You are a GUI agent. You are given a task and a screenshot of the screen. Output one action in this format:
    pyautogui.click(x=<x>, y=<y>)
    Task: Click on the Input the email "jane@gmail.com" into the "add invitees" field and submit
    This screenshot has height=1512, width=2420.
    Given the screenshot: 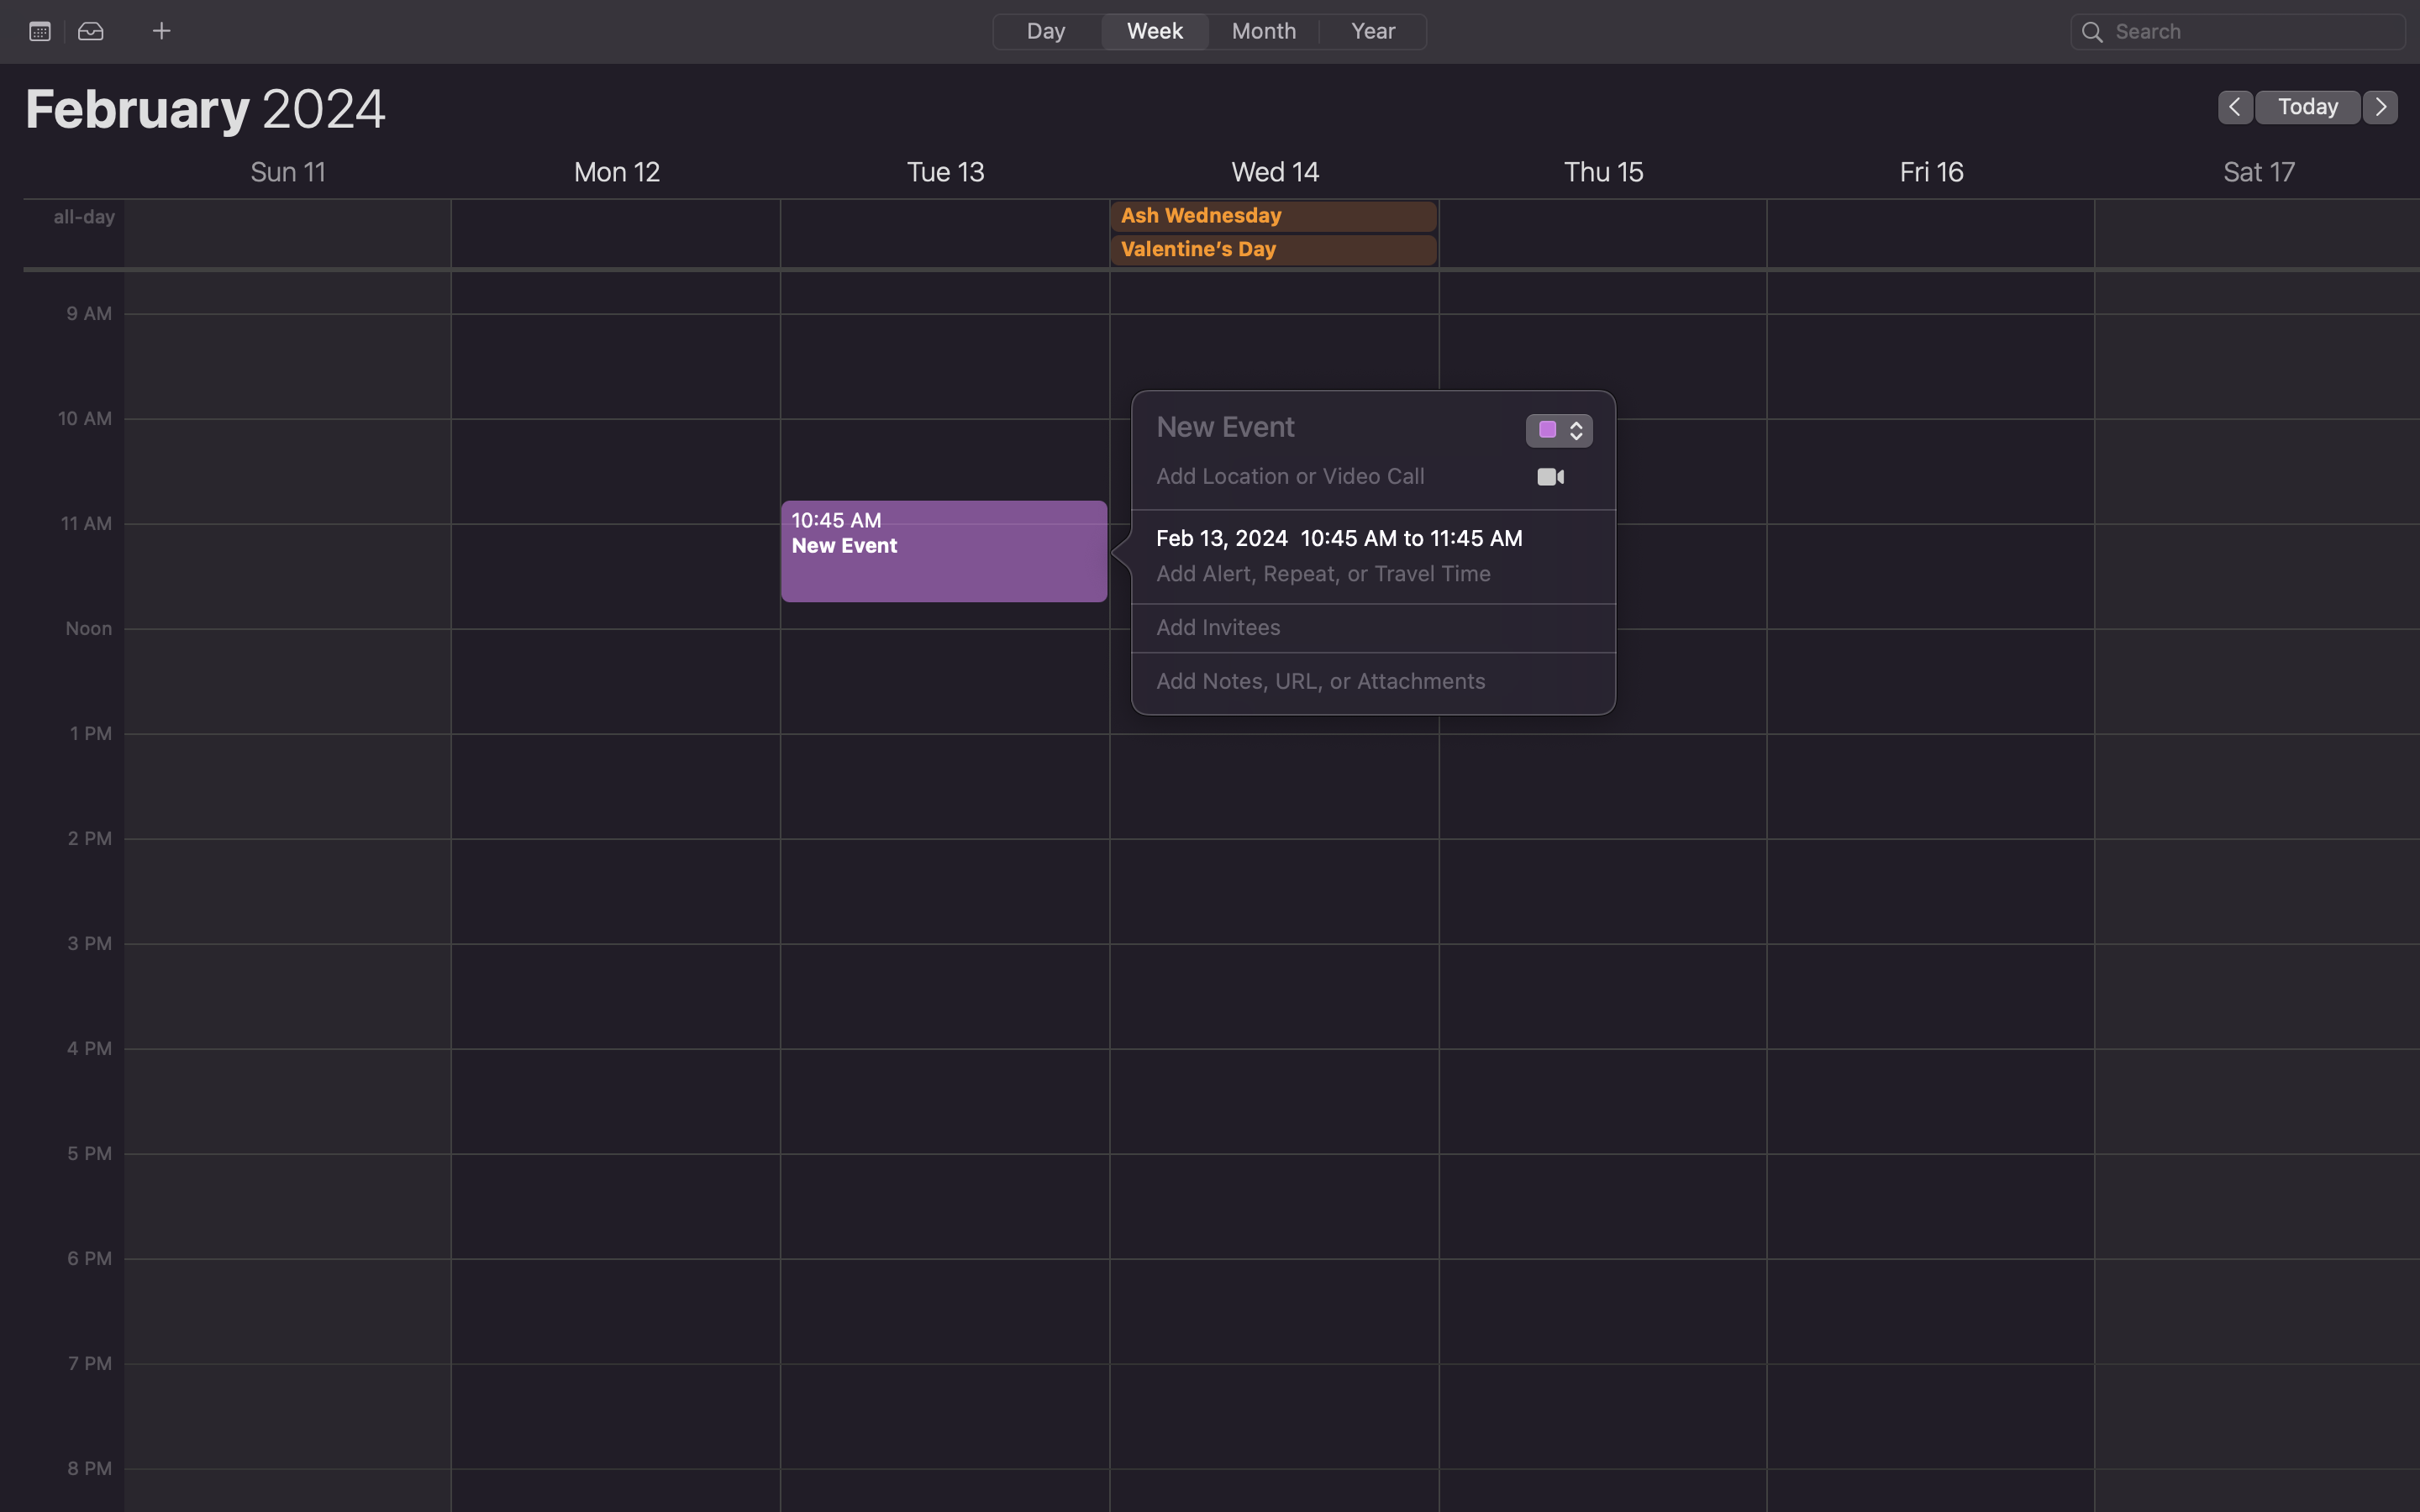 What is the action you would take?
    pyautogui.click(x=1351, y=628)
    